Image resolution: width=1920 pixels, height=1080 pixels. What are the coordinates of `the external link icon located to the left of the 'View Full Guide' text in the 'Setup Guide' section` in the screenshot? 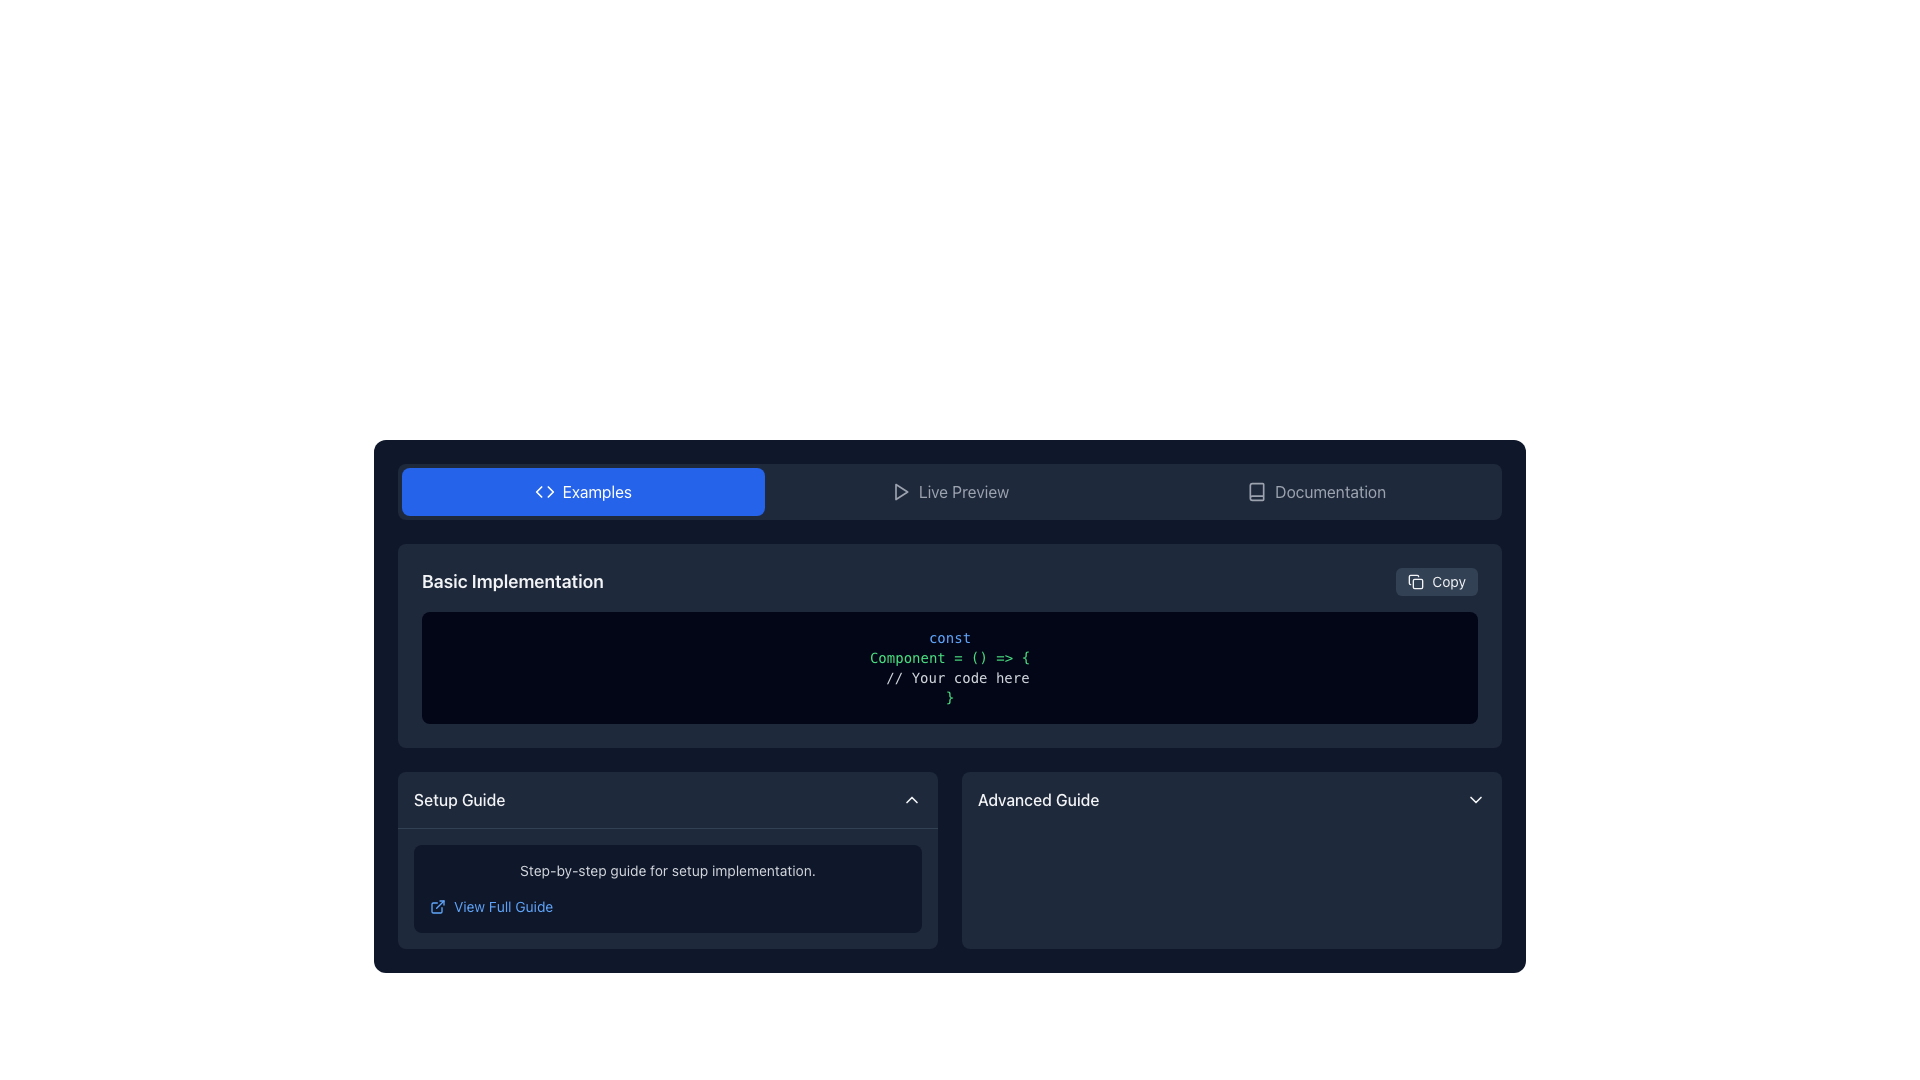 It's located at (436, 906).